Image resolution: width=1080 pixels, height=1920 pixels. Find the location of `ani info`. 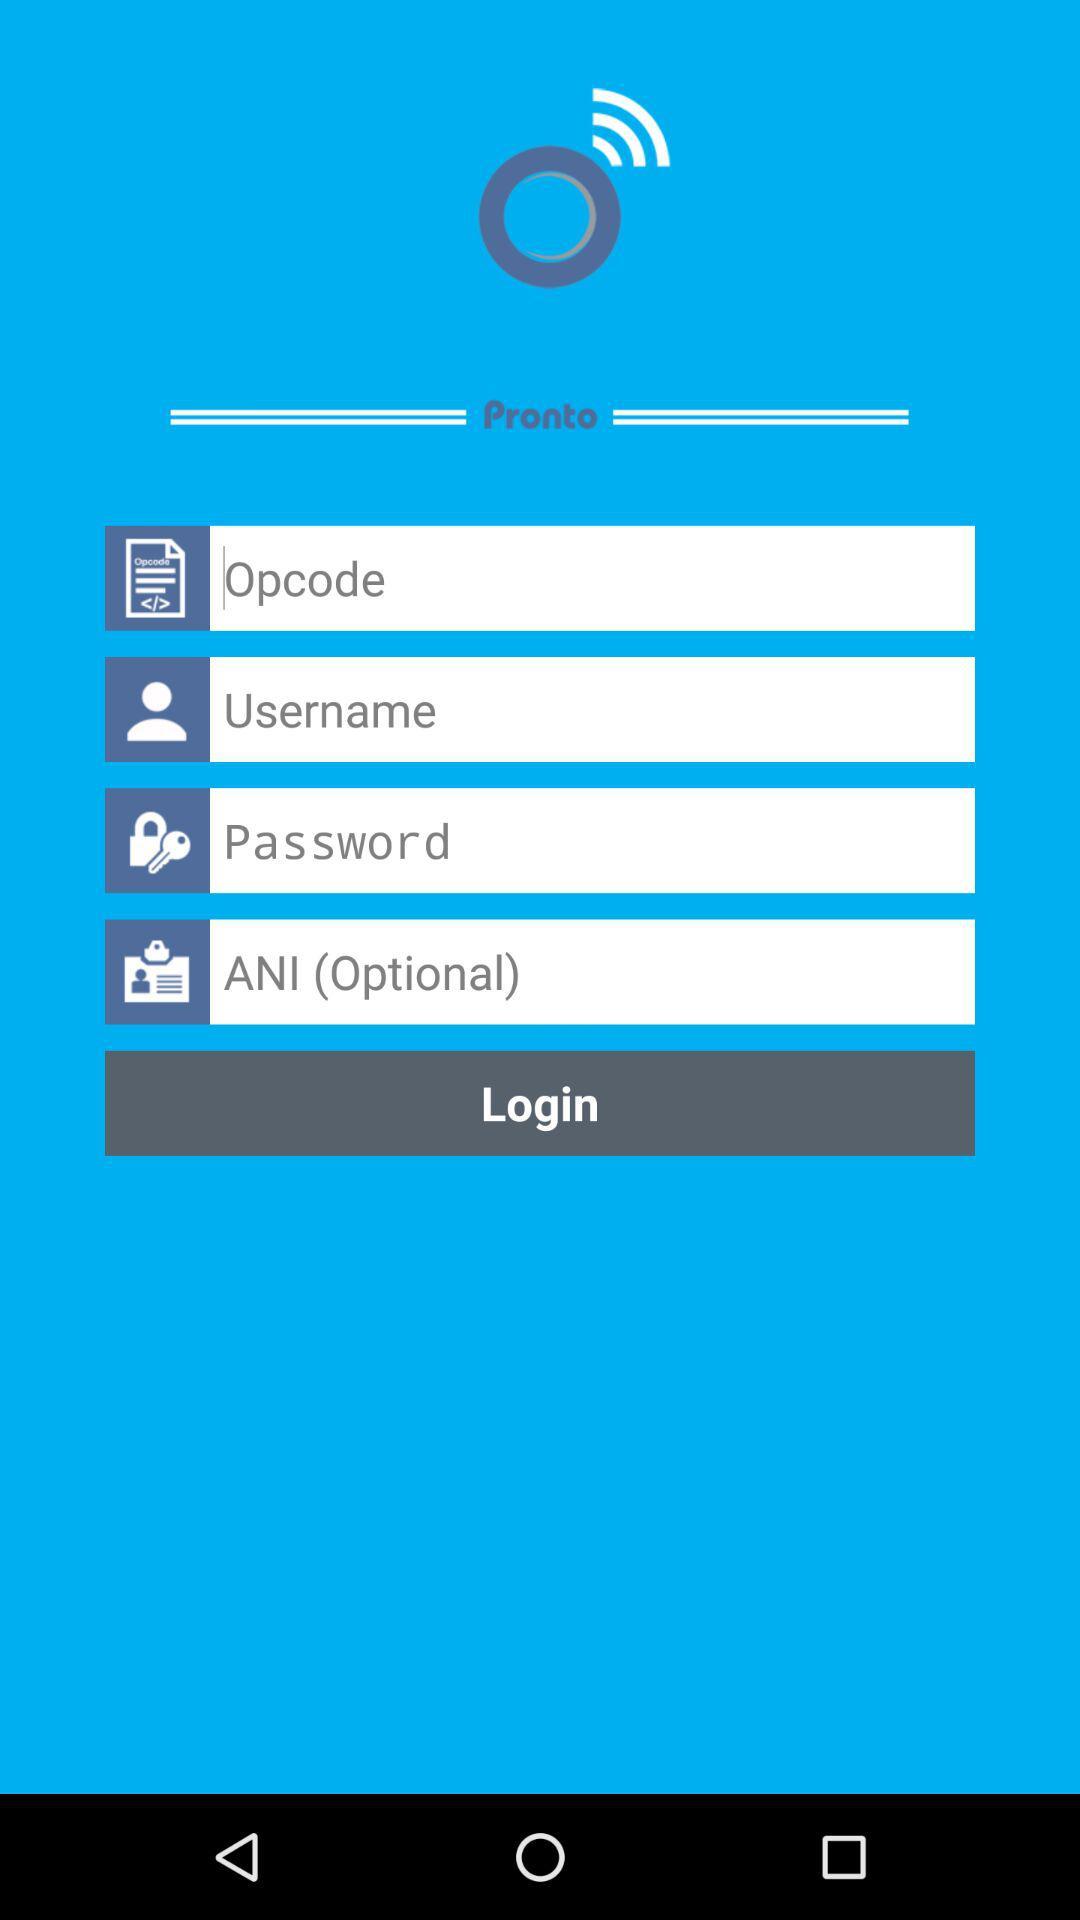

ani info is located at coordinates (591, 971).